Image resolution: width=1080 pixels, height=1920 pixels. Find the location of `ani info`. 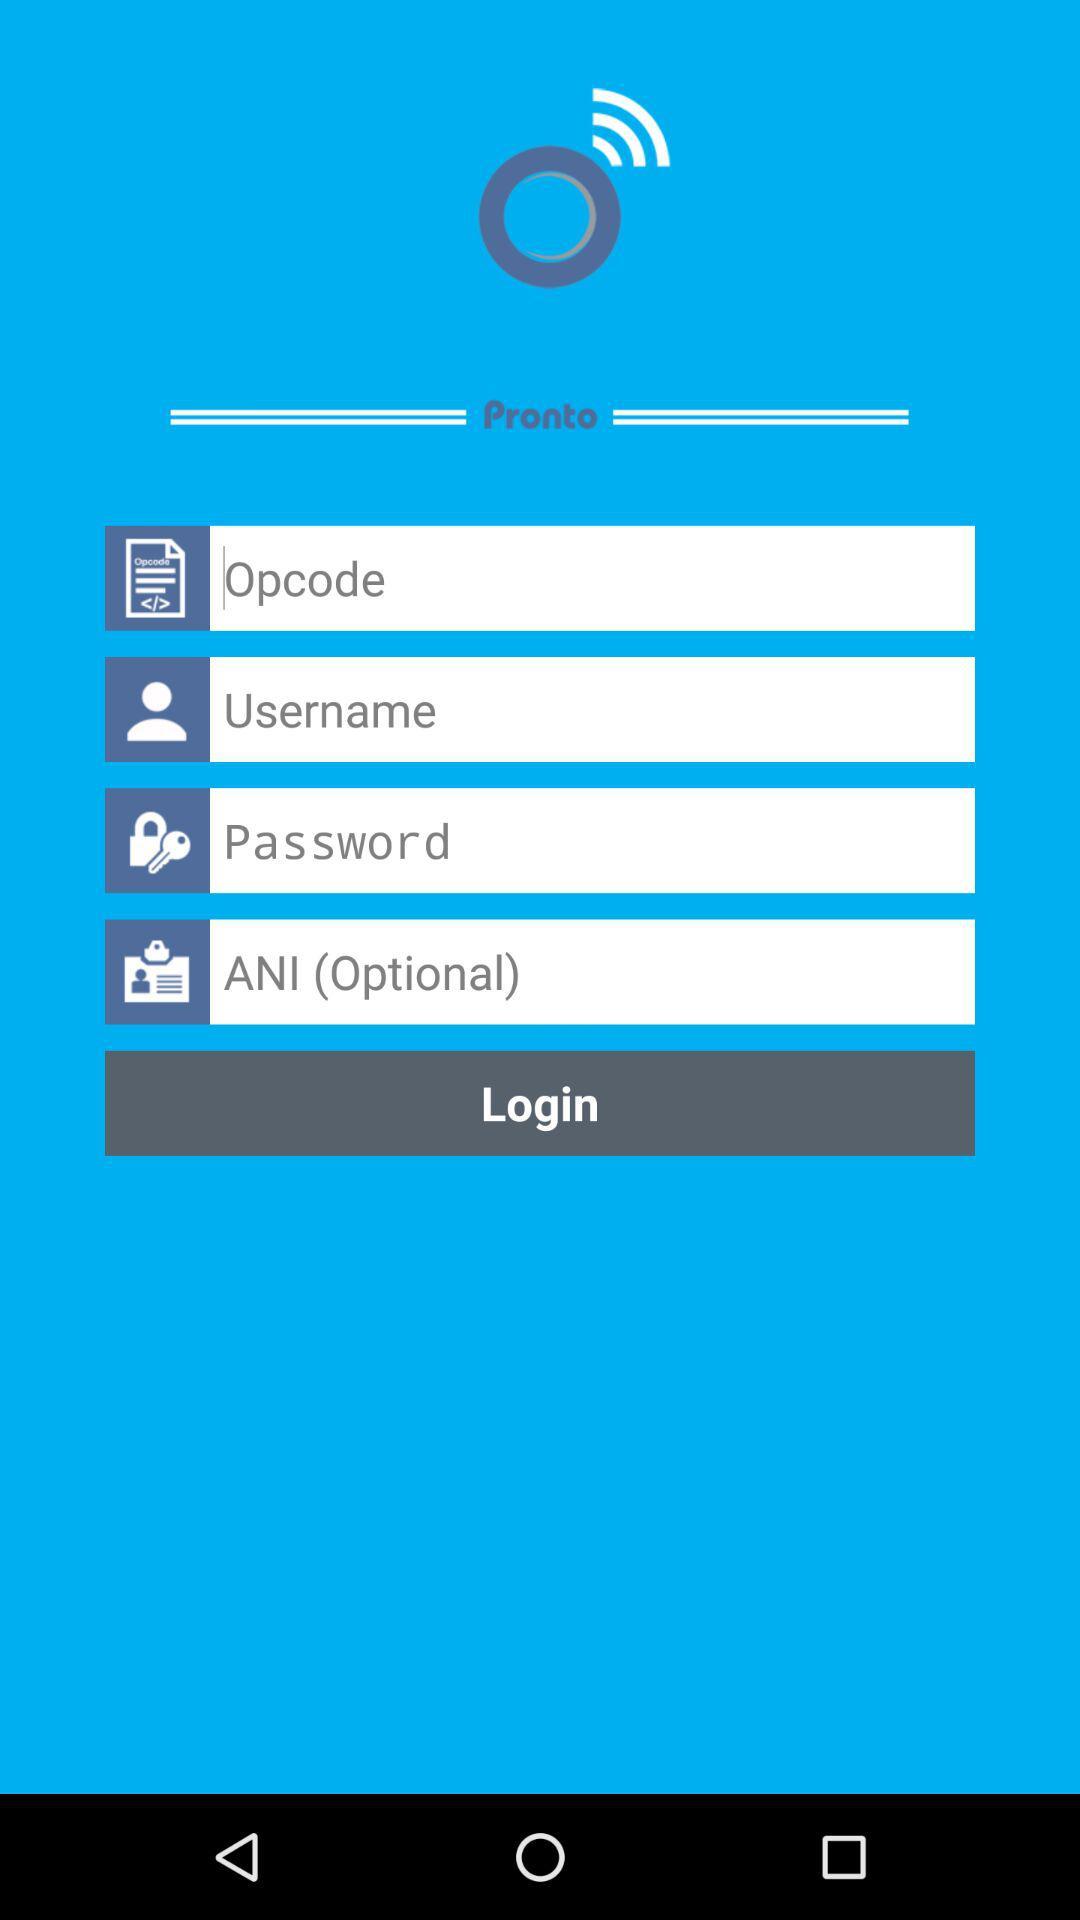

ani info is located at coordinates (591, 971).